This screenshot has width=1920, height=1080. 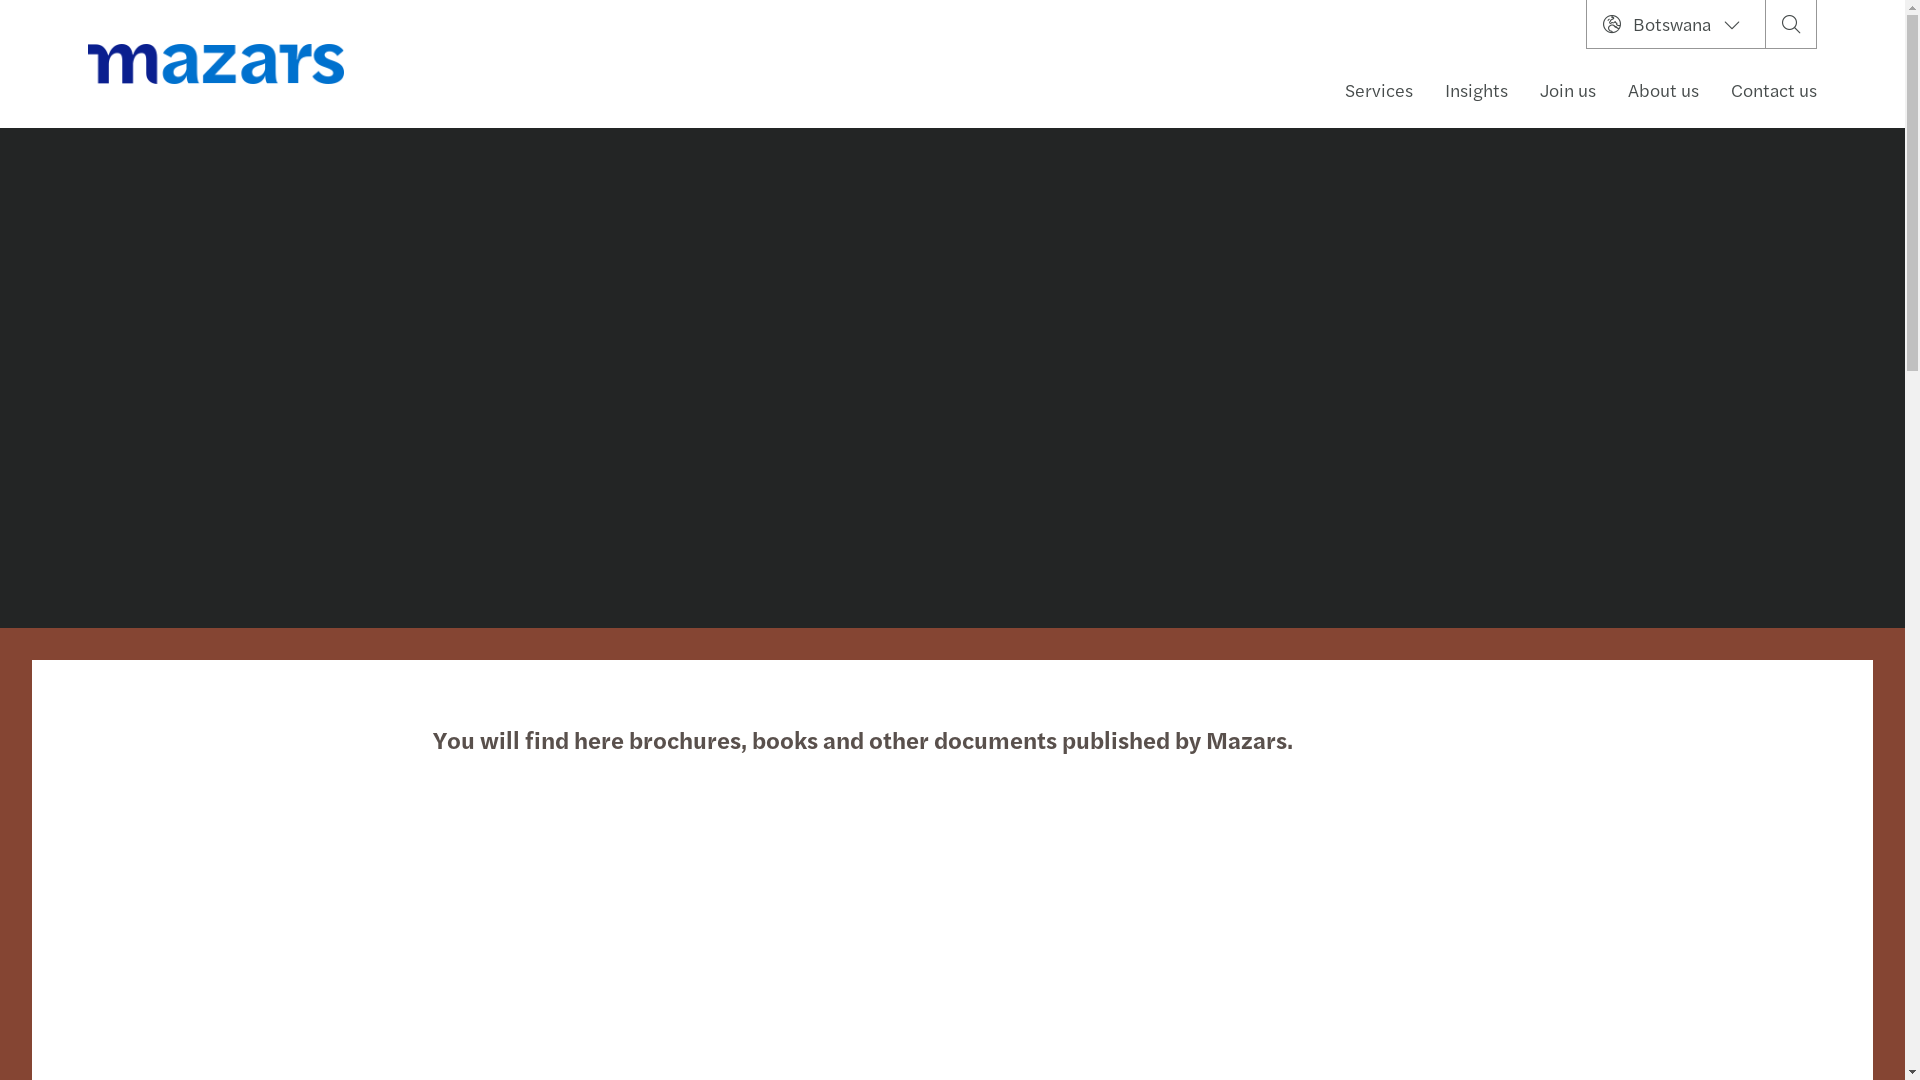 I want to click on 'Botswana', so click(x=1675, y=23).